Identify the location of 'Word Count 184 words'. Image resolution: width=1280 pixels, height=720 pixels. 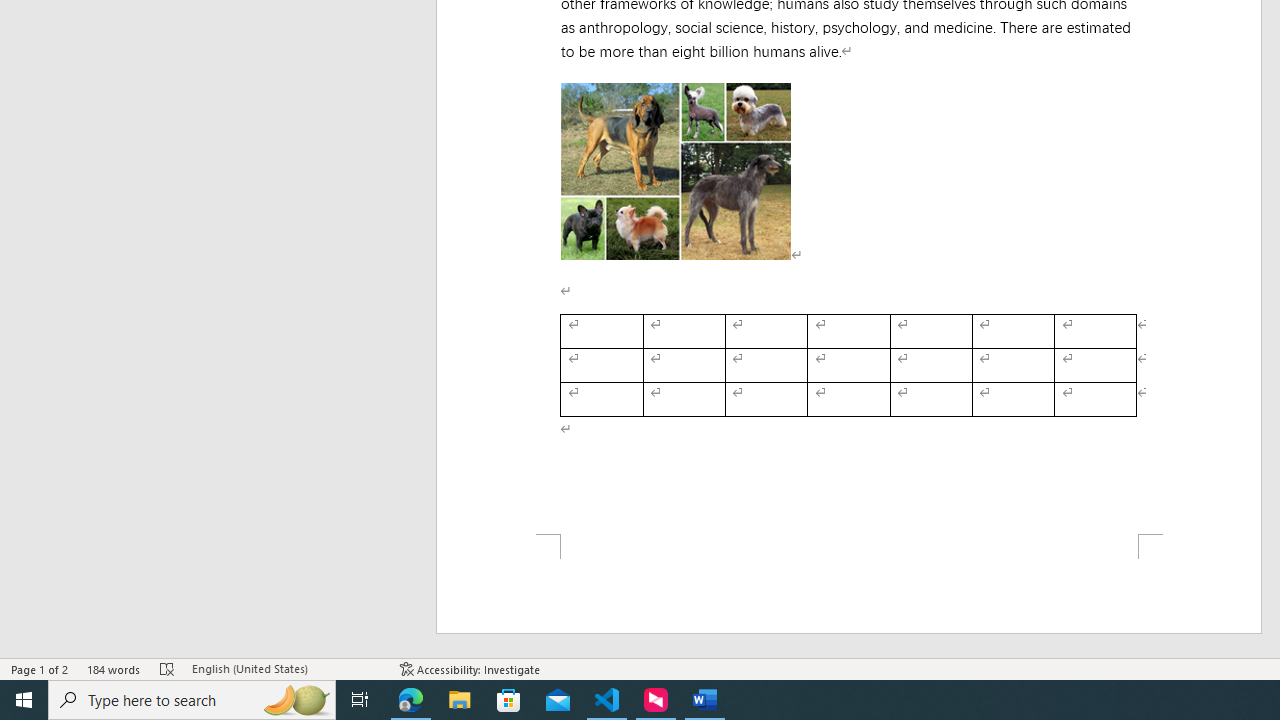
(112, 669).